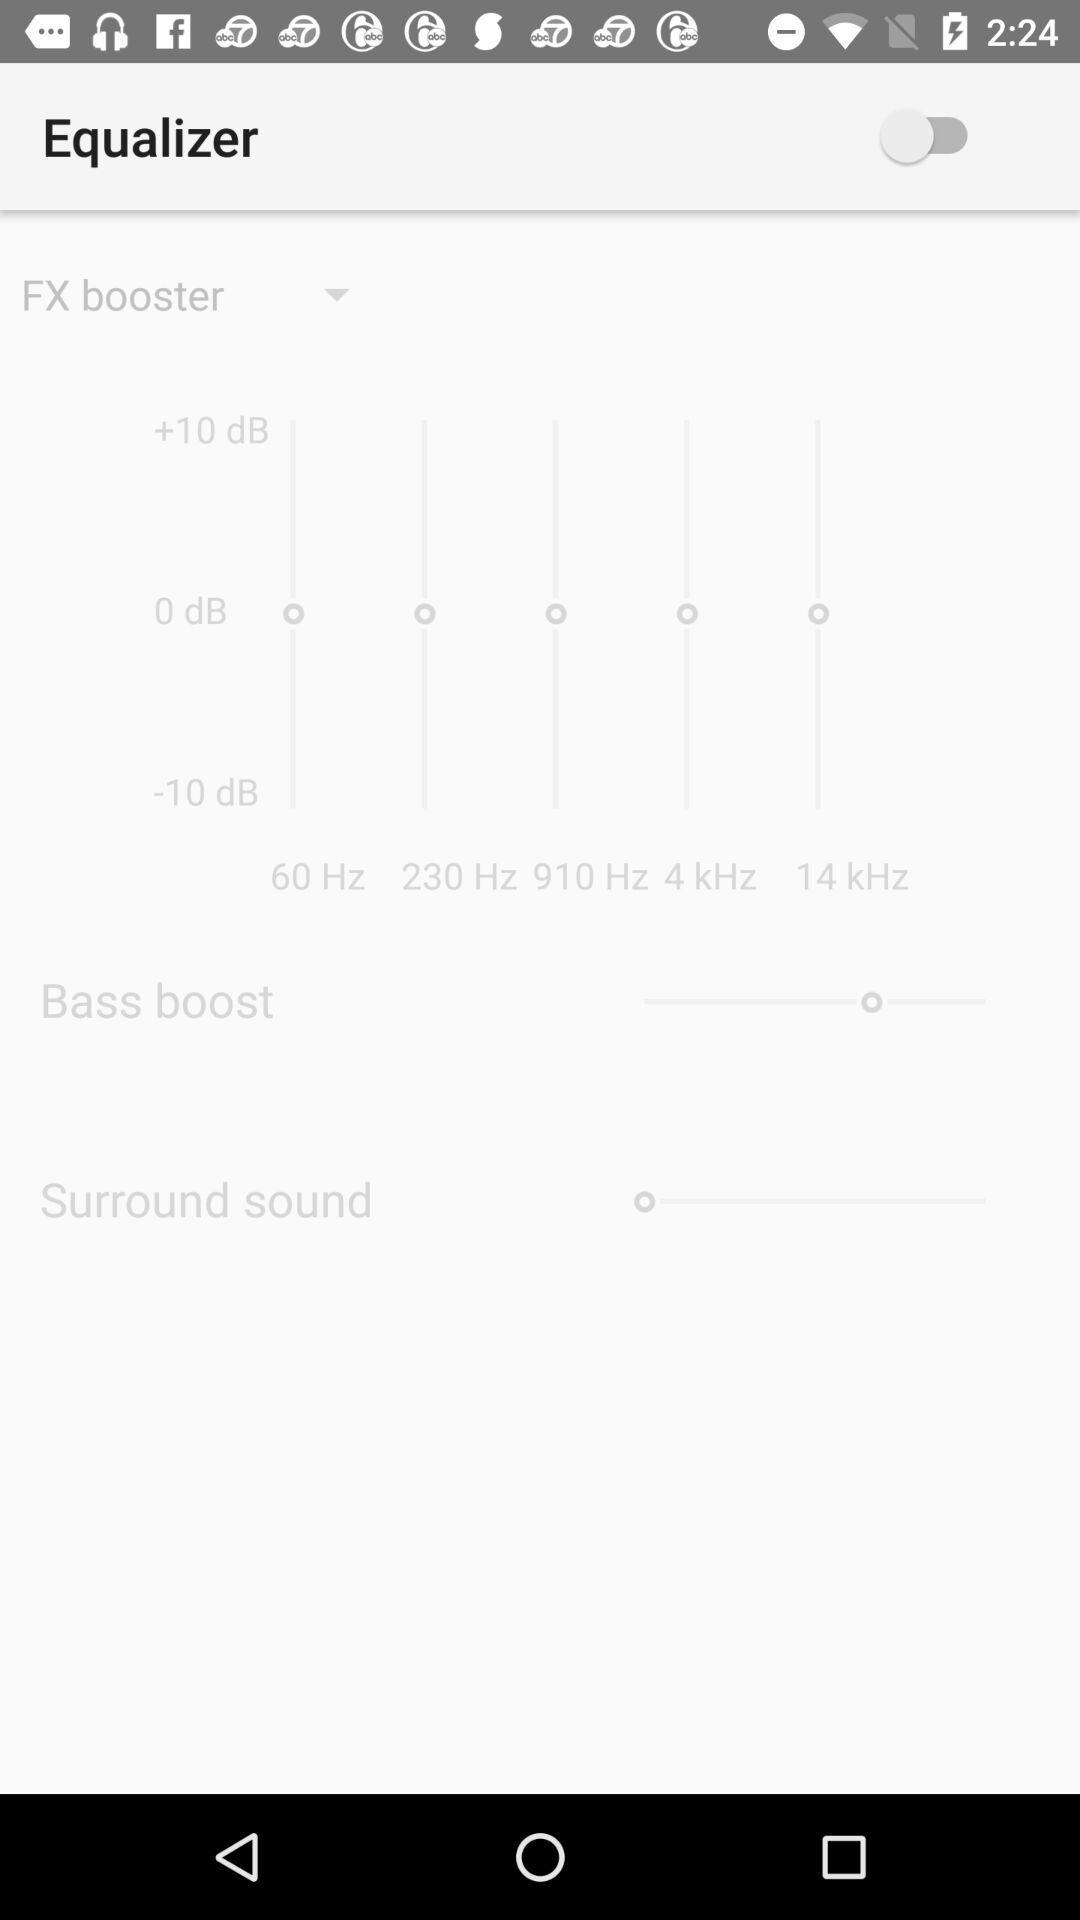  I want to click on app to the right of equalizer icon, so click(953, 135).